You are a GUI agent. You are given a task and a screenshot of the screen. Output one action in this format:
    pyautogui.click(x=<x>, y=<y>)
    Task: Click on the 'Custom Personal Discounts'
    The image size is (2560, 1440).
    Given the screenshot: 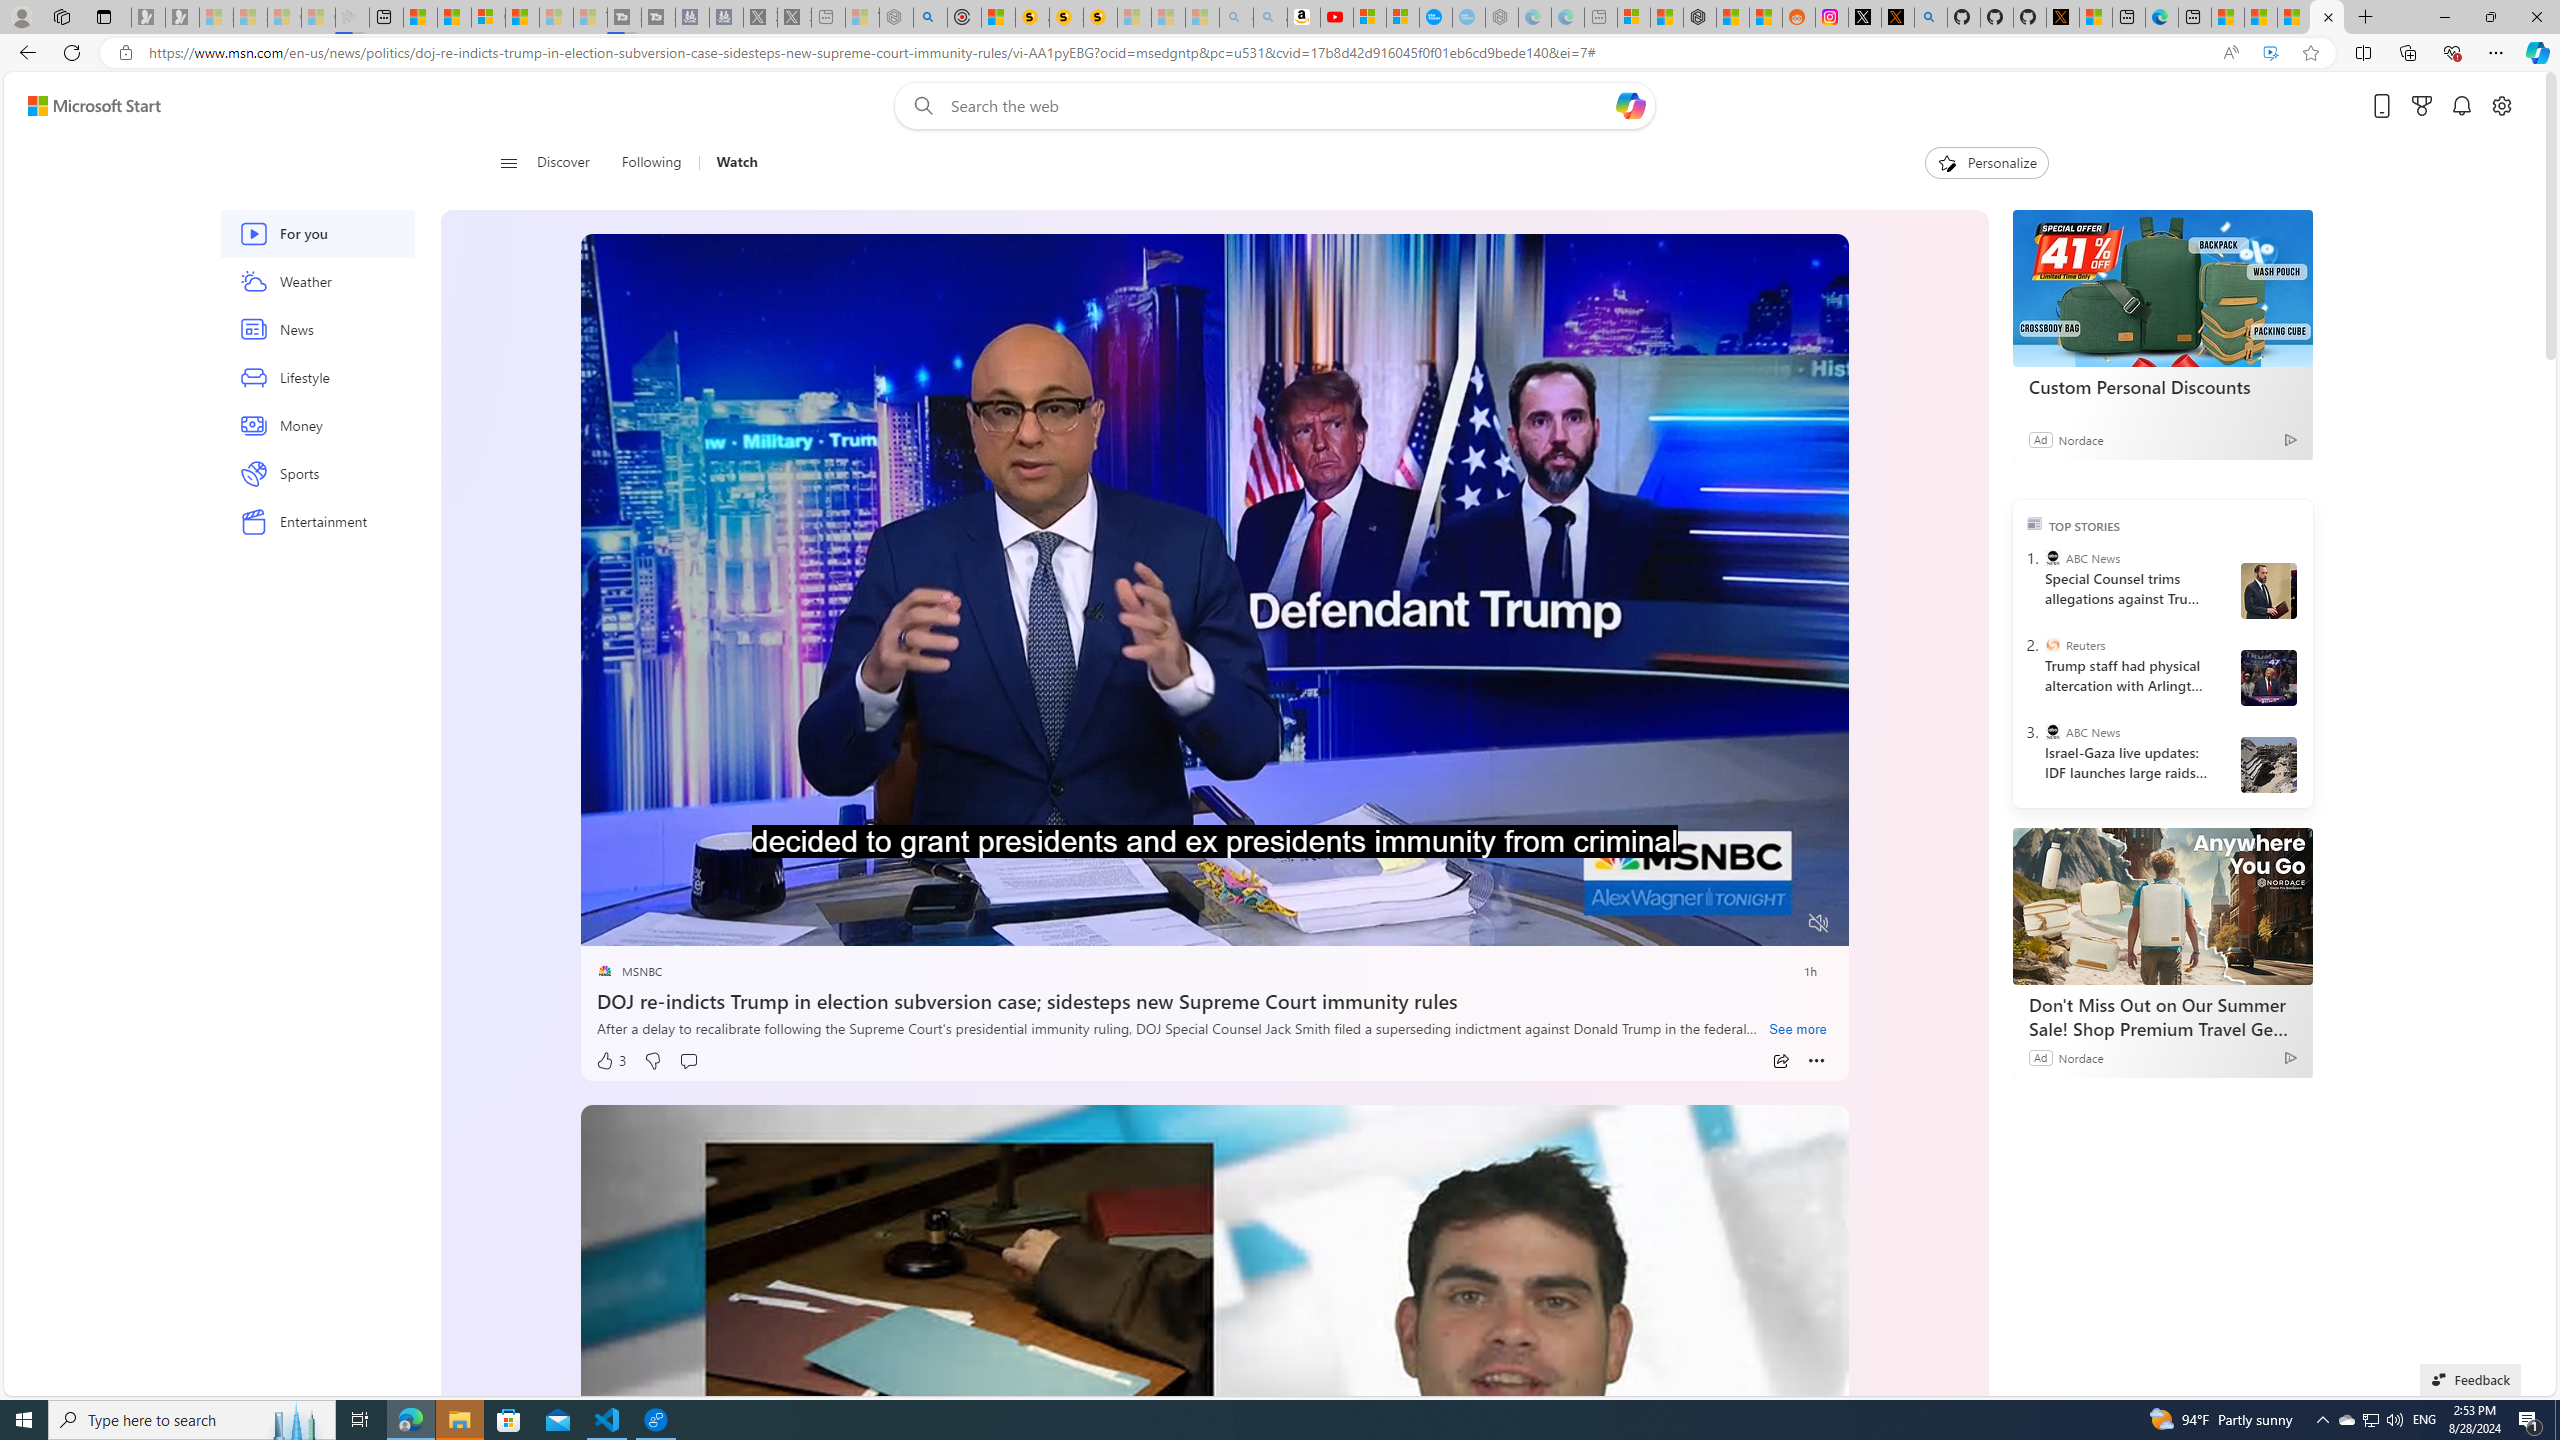 What is the action you would take?
    pyautogui.click(x=2162, y=287)
    